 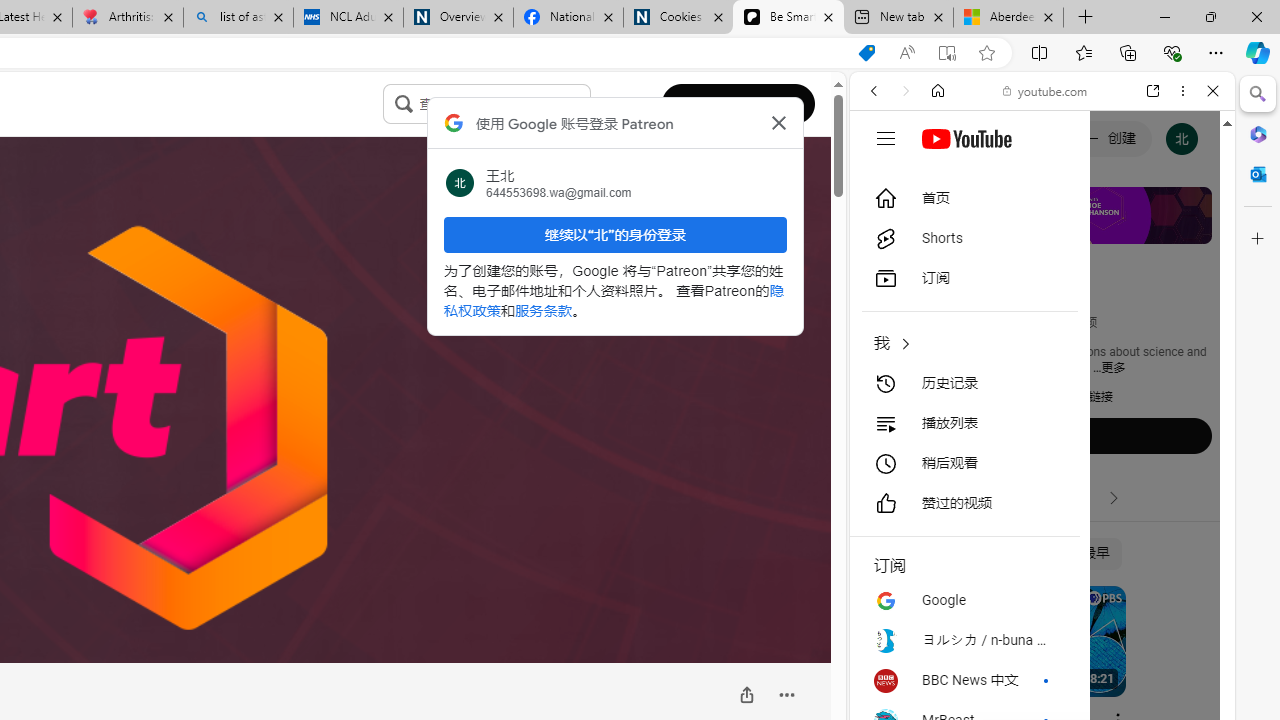 I want to click on 'Cookies | About | NICE', so click(x=678, y=17).